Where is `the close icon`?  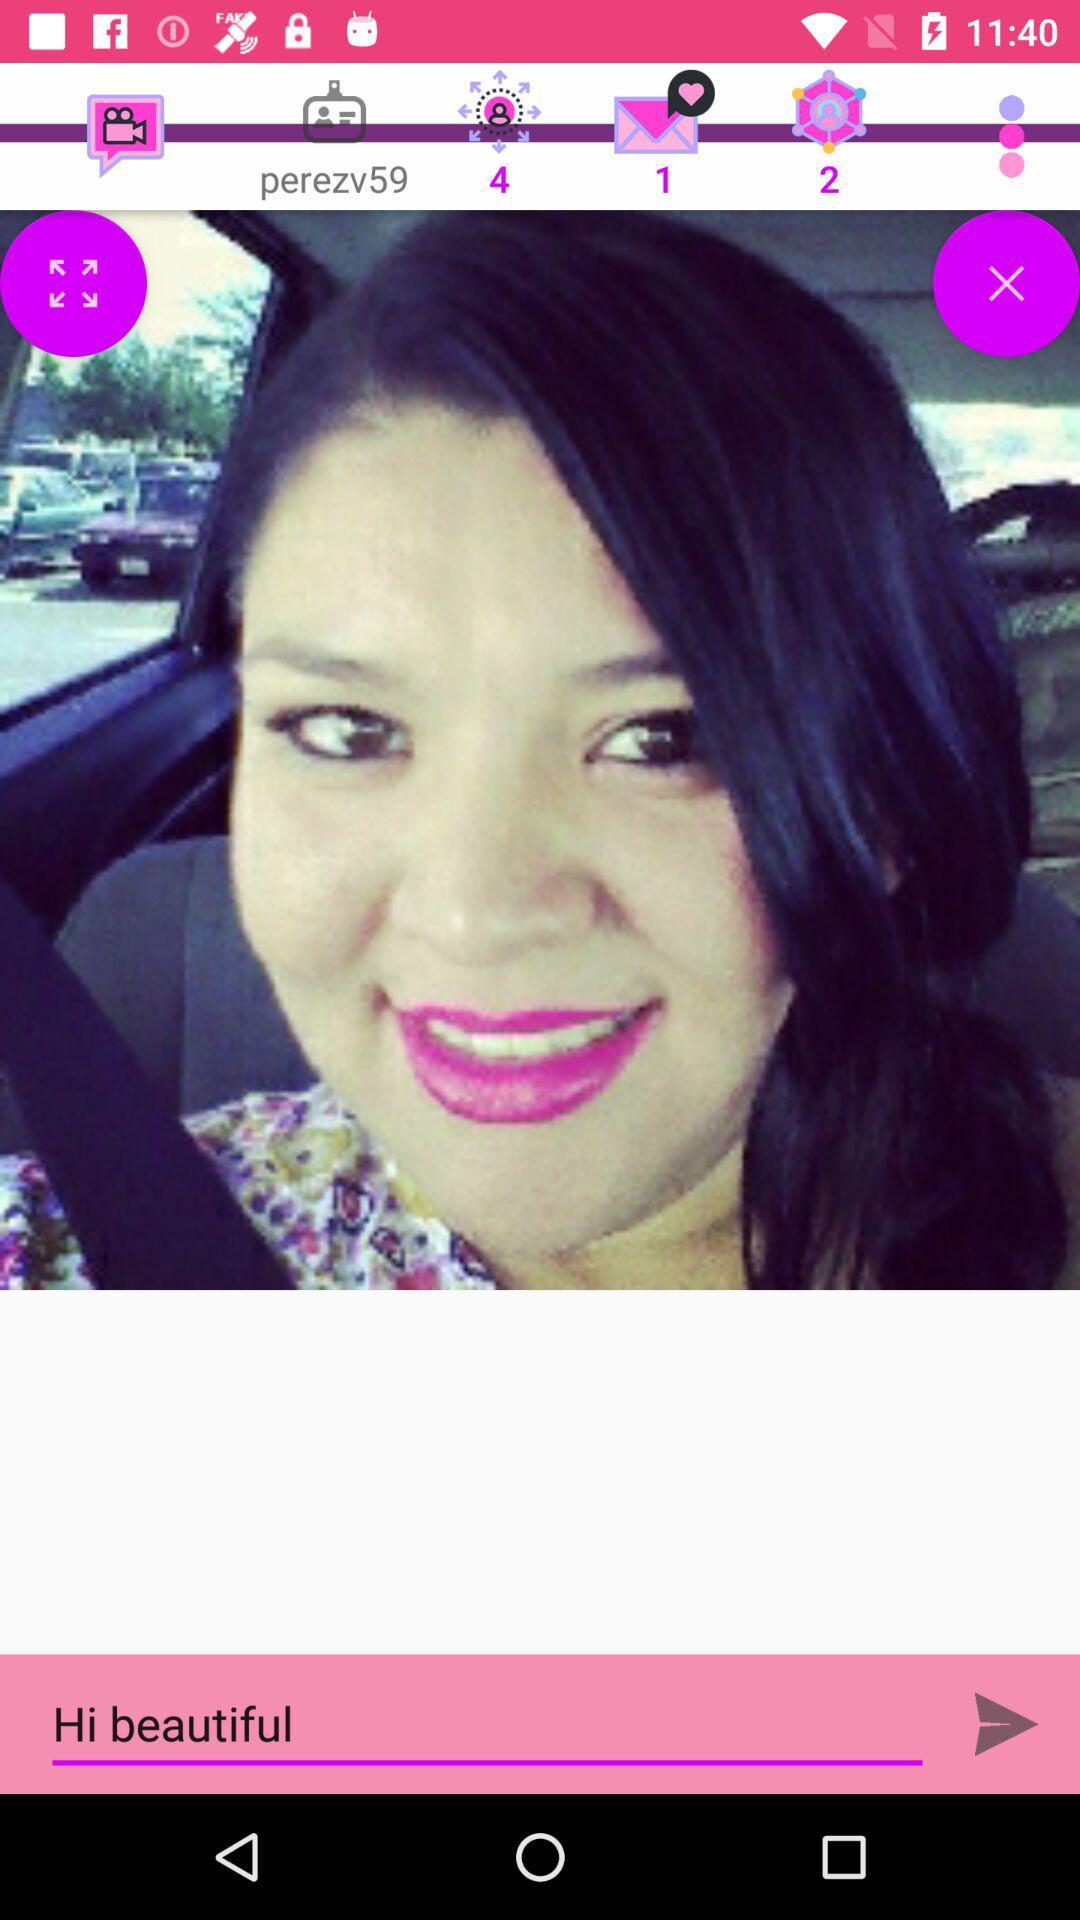
the close icon is located at coordinates (1006, 282).